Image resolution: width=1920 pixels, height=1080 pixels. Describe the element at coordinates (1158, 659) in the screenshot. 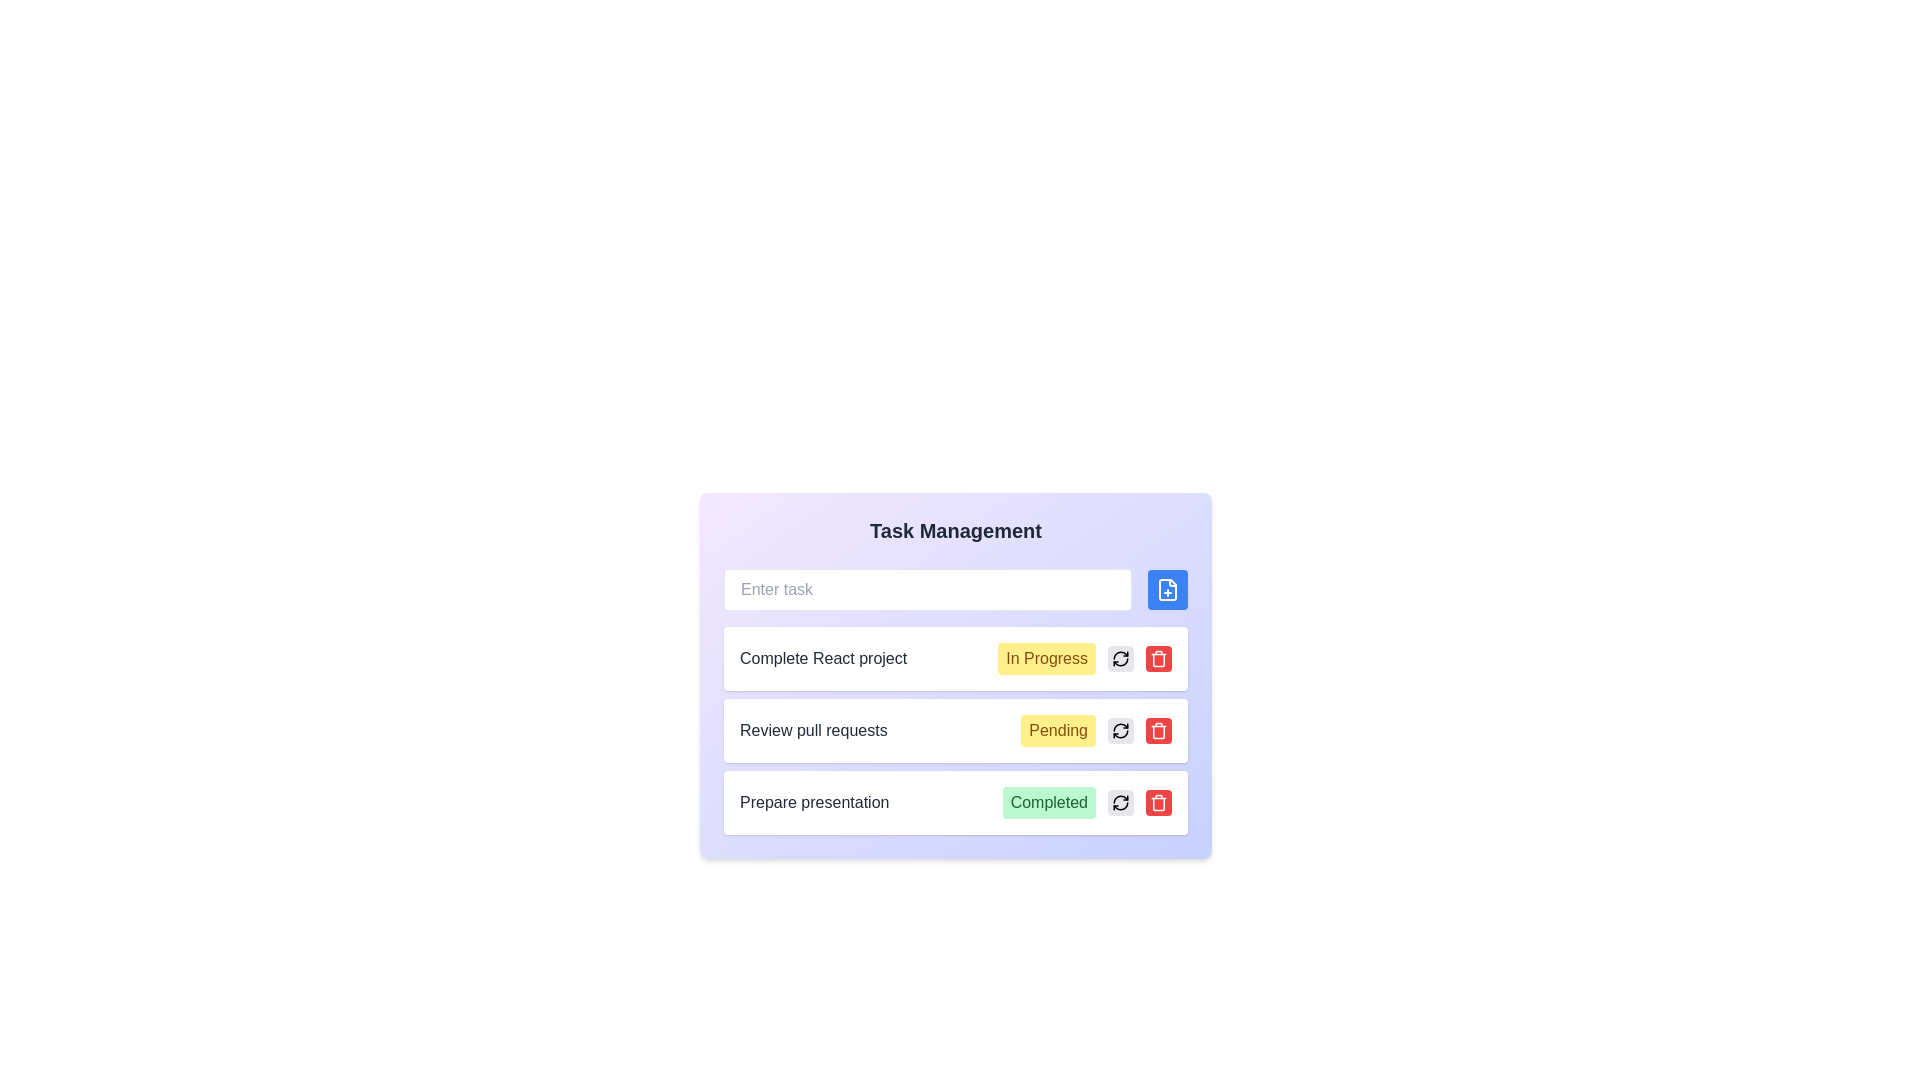

I see `the delete button located at the far right of the 'In Progress' task row` at that location.